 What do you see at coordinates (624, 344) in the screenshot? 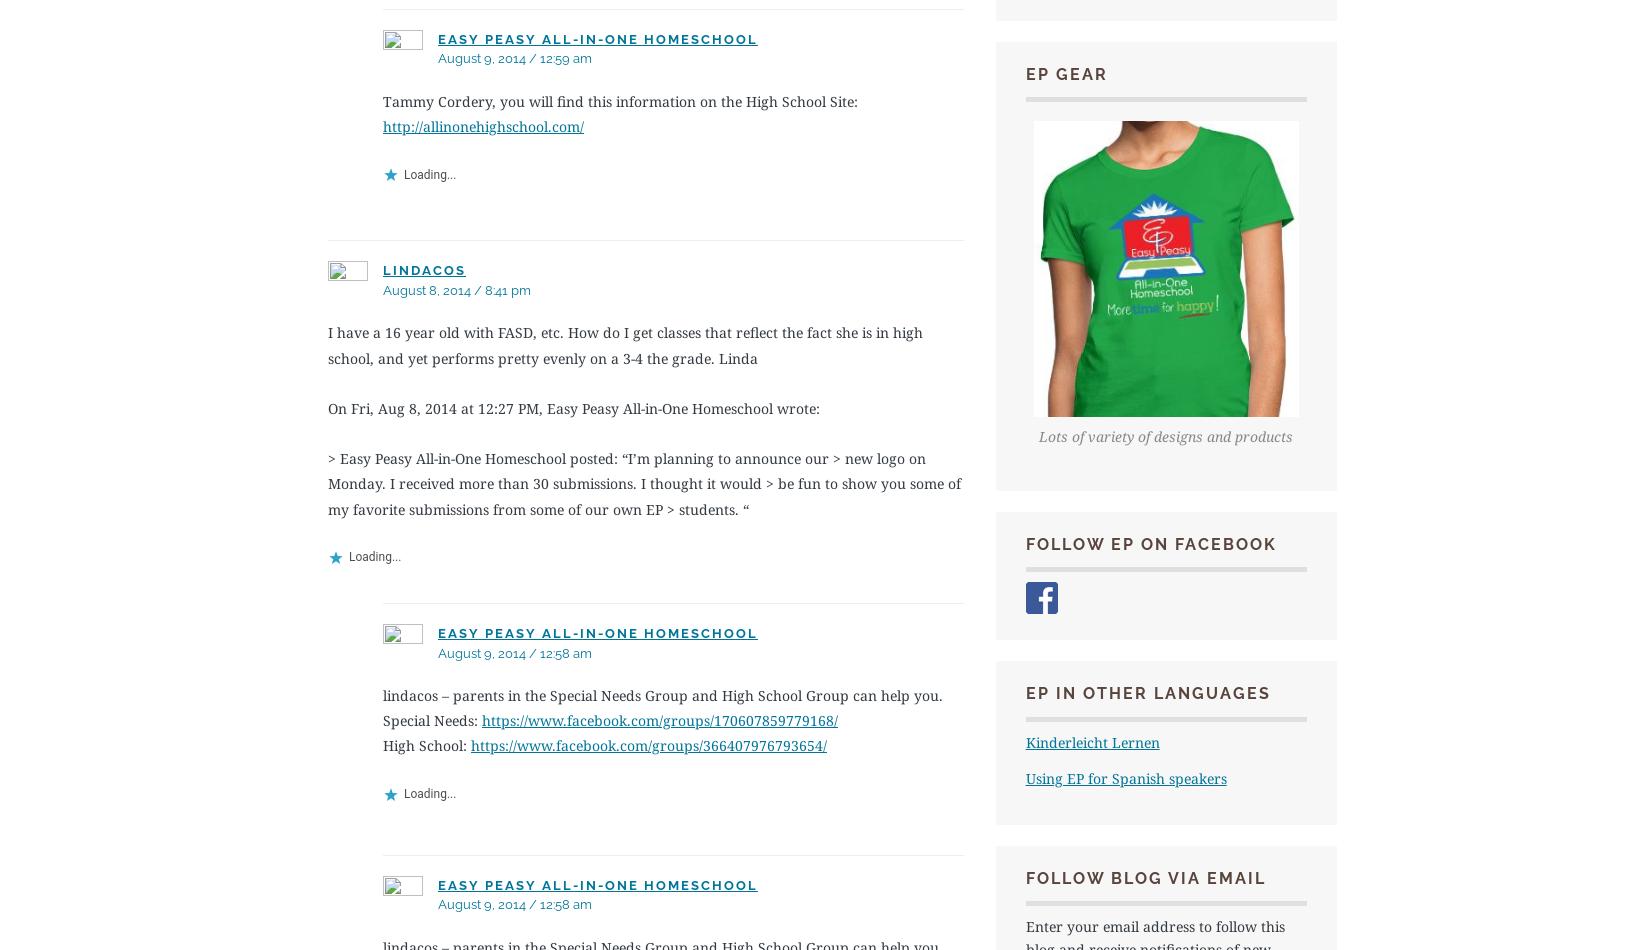
I see `'I have a 16 year old with FASD, etc. How do I get classes that reflect the fact she is in high school, and yet performs pretty evenly on a 3-4 the grade. Linda'` at bounding box center [624, 344].